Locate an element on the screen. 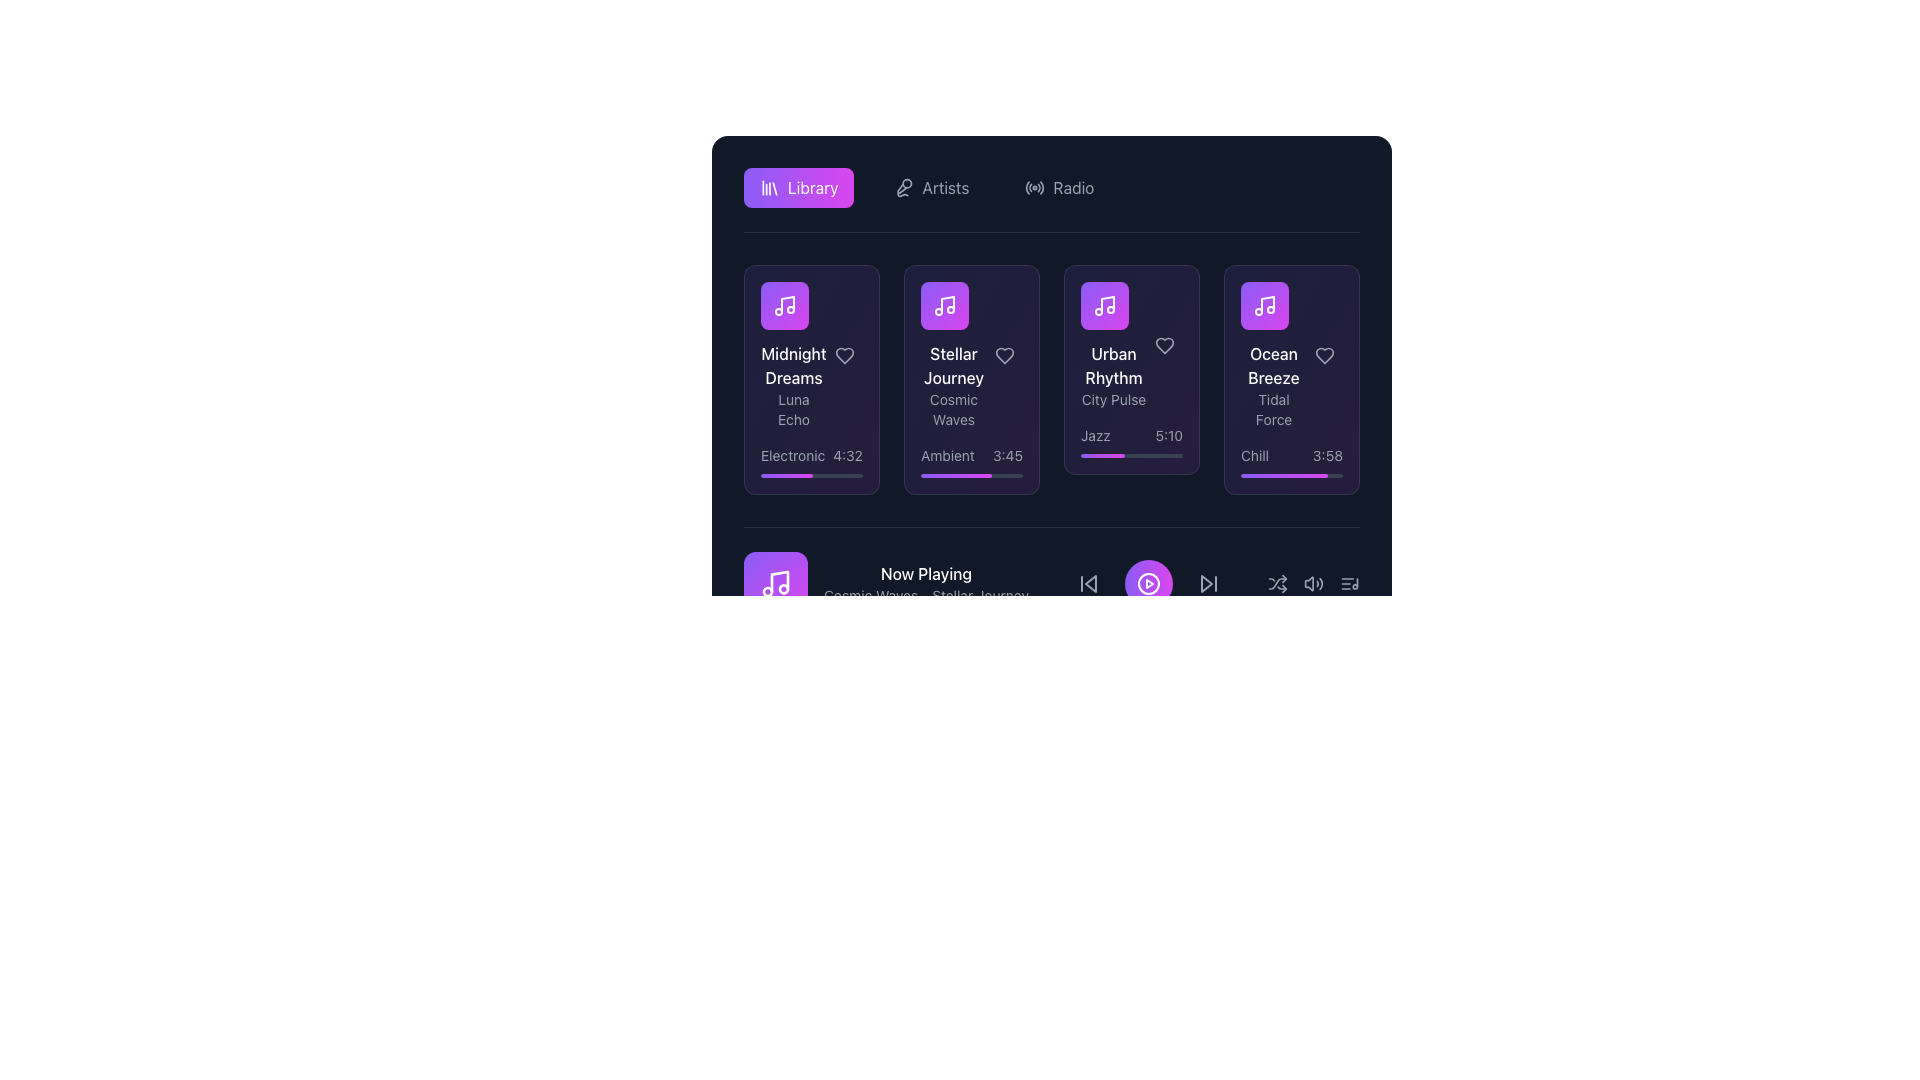 This screenshot has width=1920, height=1080. the shuffle icon, which is represented by two interweaving arrows in gray color, located in the Now Playing control bar on the leftmost side of the playback controls section, to change its color is located at coordinates (1276, 583).